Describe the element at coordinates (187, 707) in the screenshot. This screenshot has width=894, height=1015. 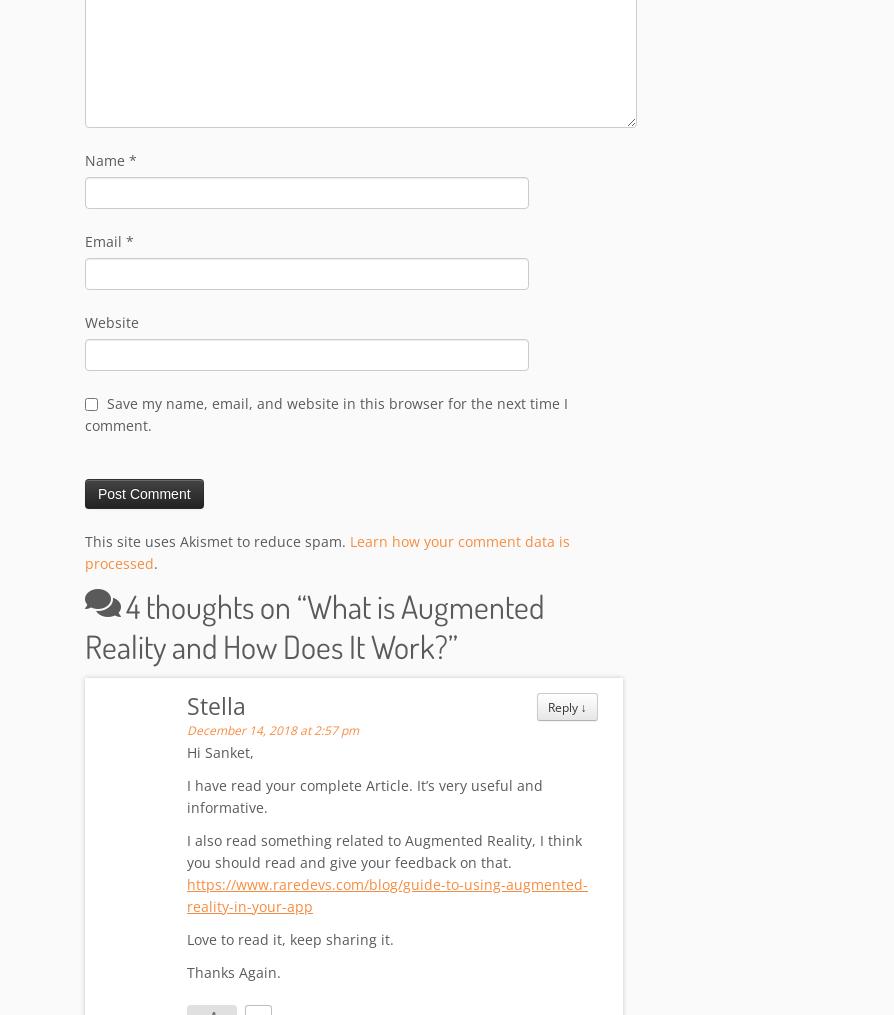
I see `'Stella'` at that location.